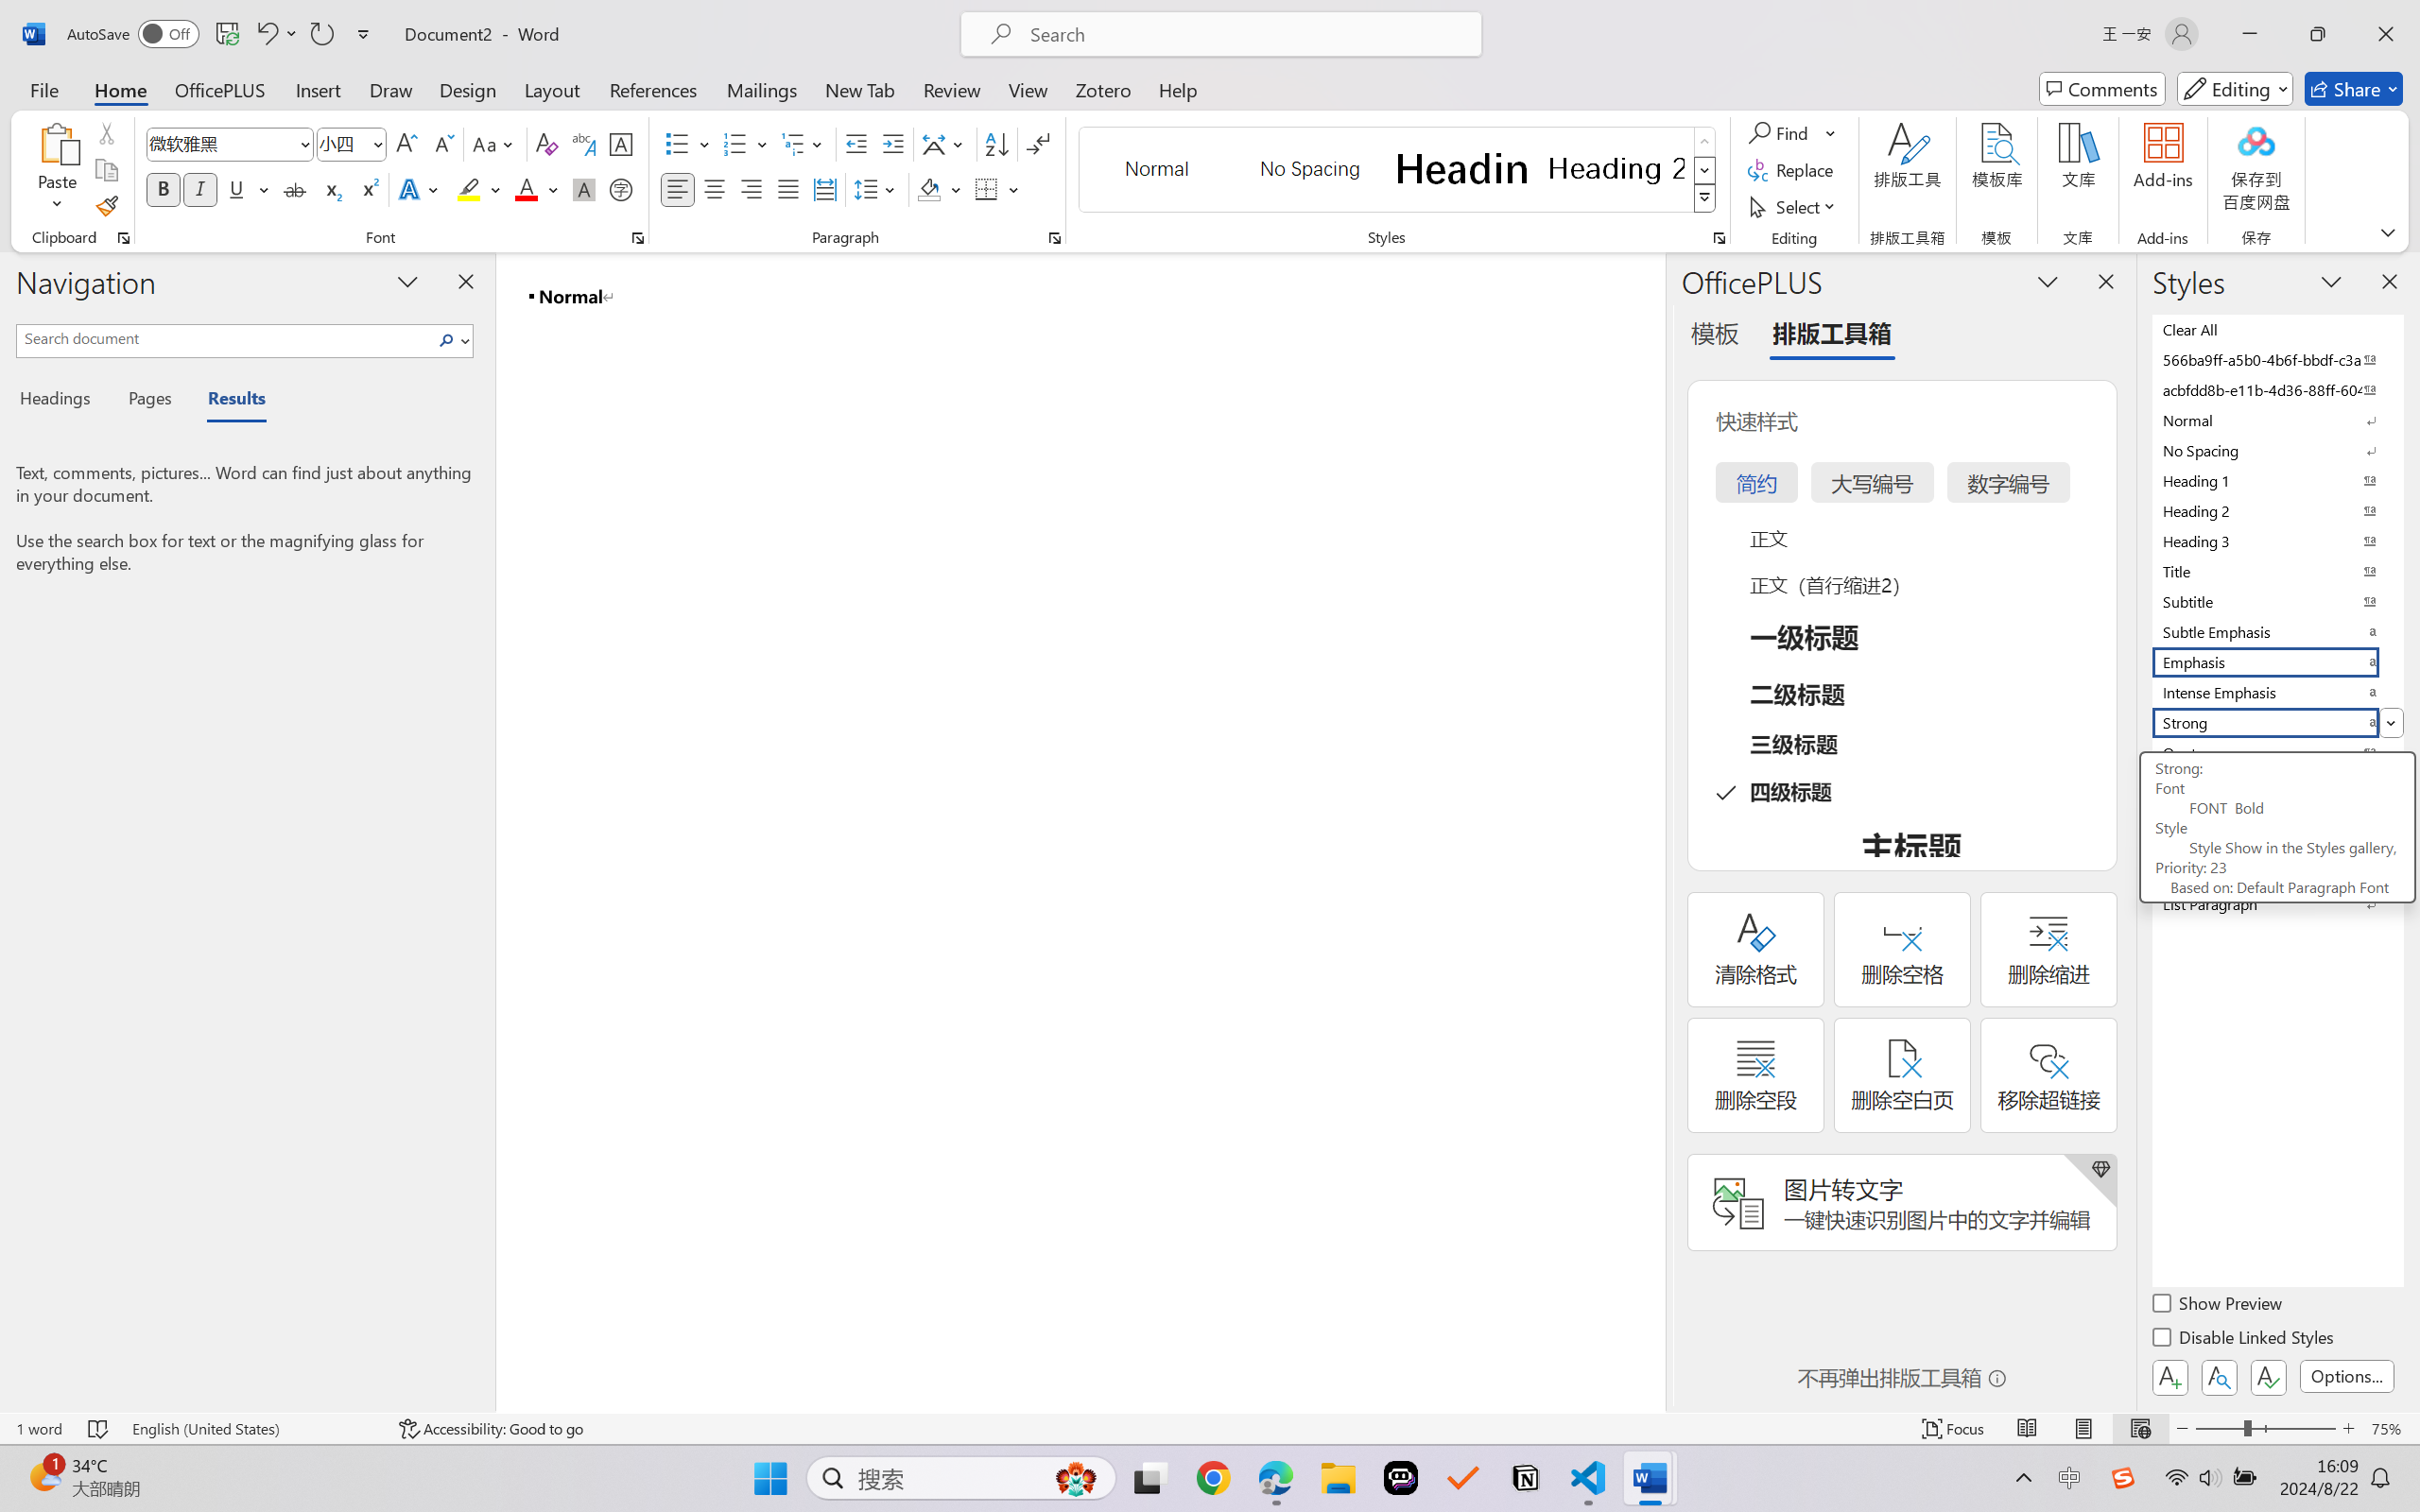 The height and width of the screenshot is (1512, 2420). I want to click on '566ba9ff-a5b0-4b6f-bbdf-c3ab41993fc2', so click(2275, 358).